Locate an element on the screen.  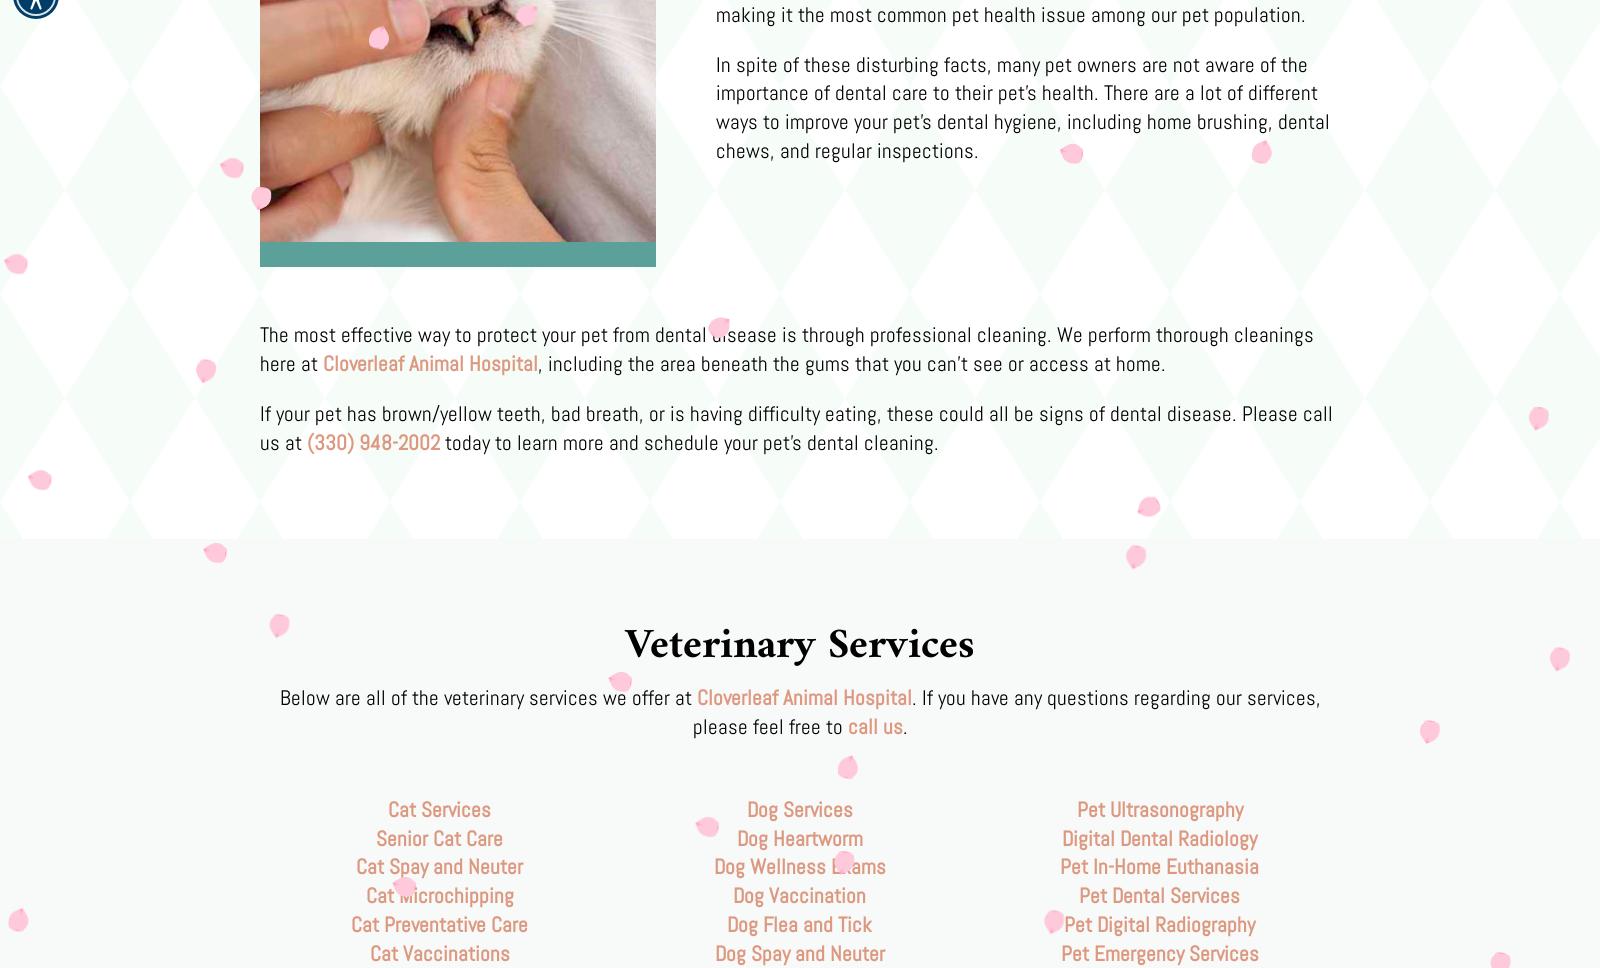
'Digital Dental Radiology' is located at coordinates (1159, 837).